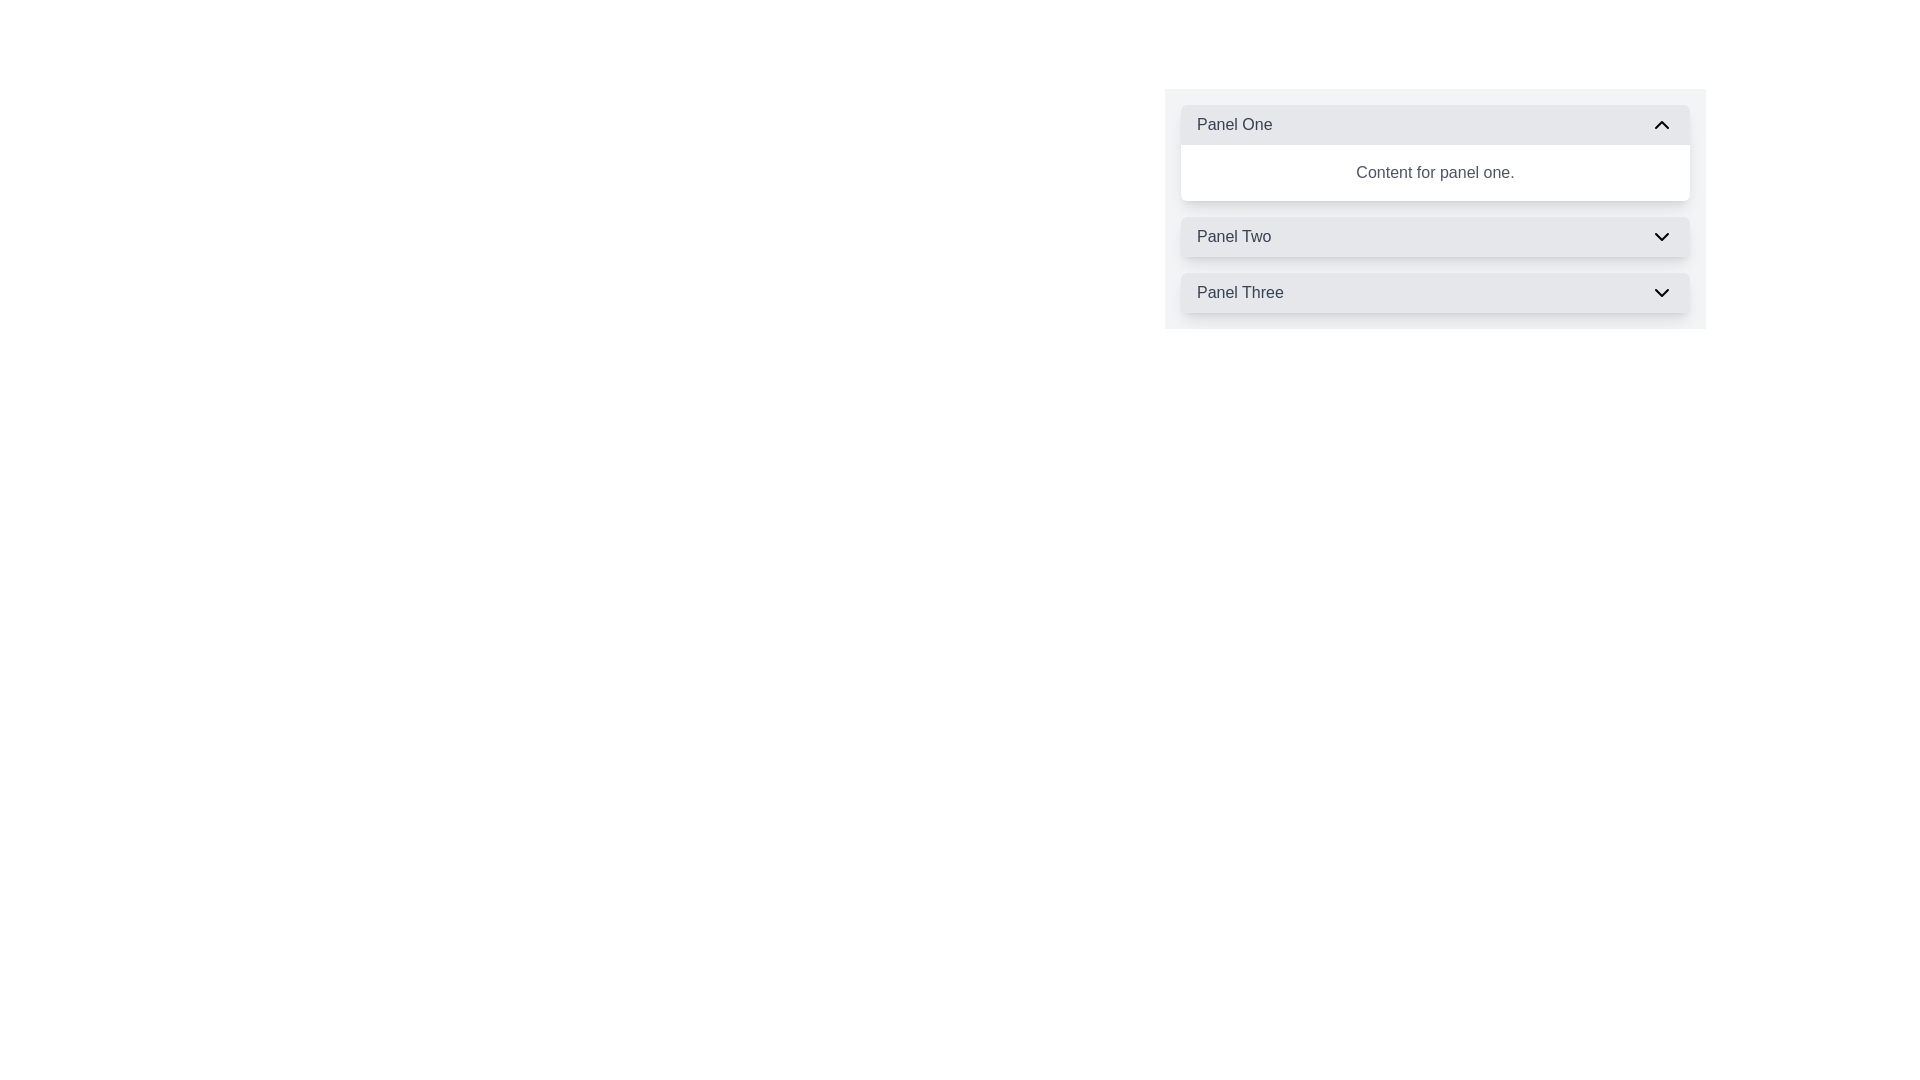  I want to click on the text label 'Panel Two', which is styled with a medium-weight font and gray color, located in the collapsible panel interface, so click(1233, 235).